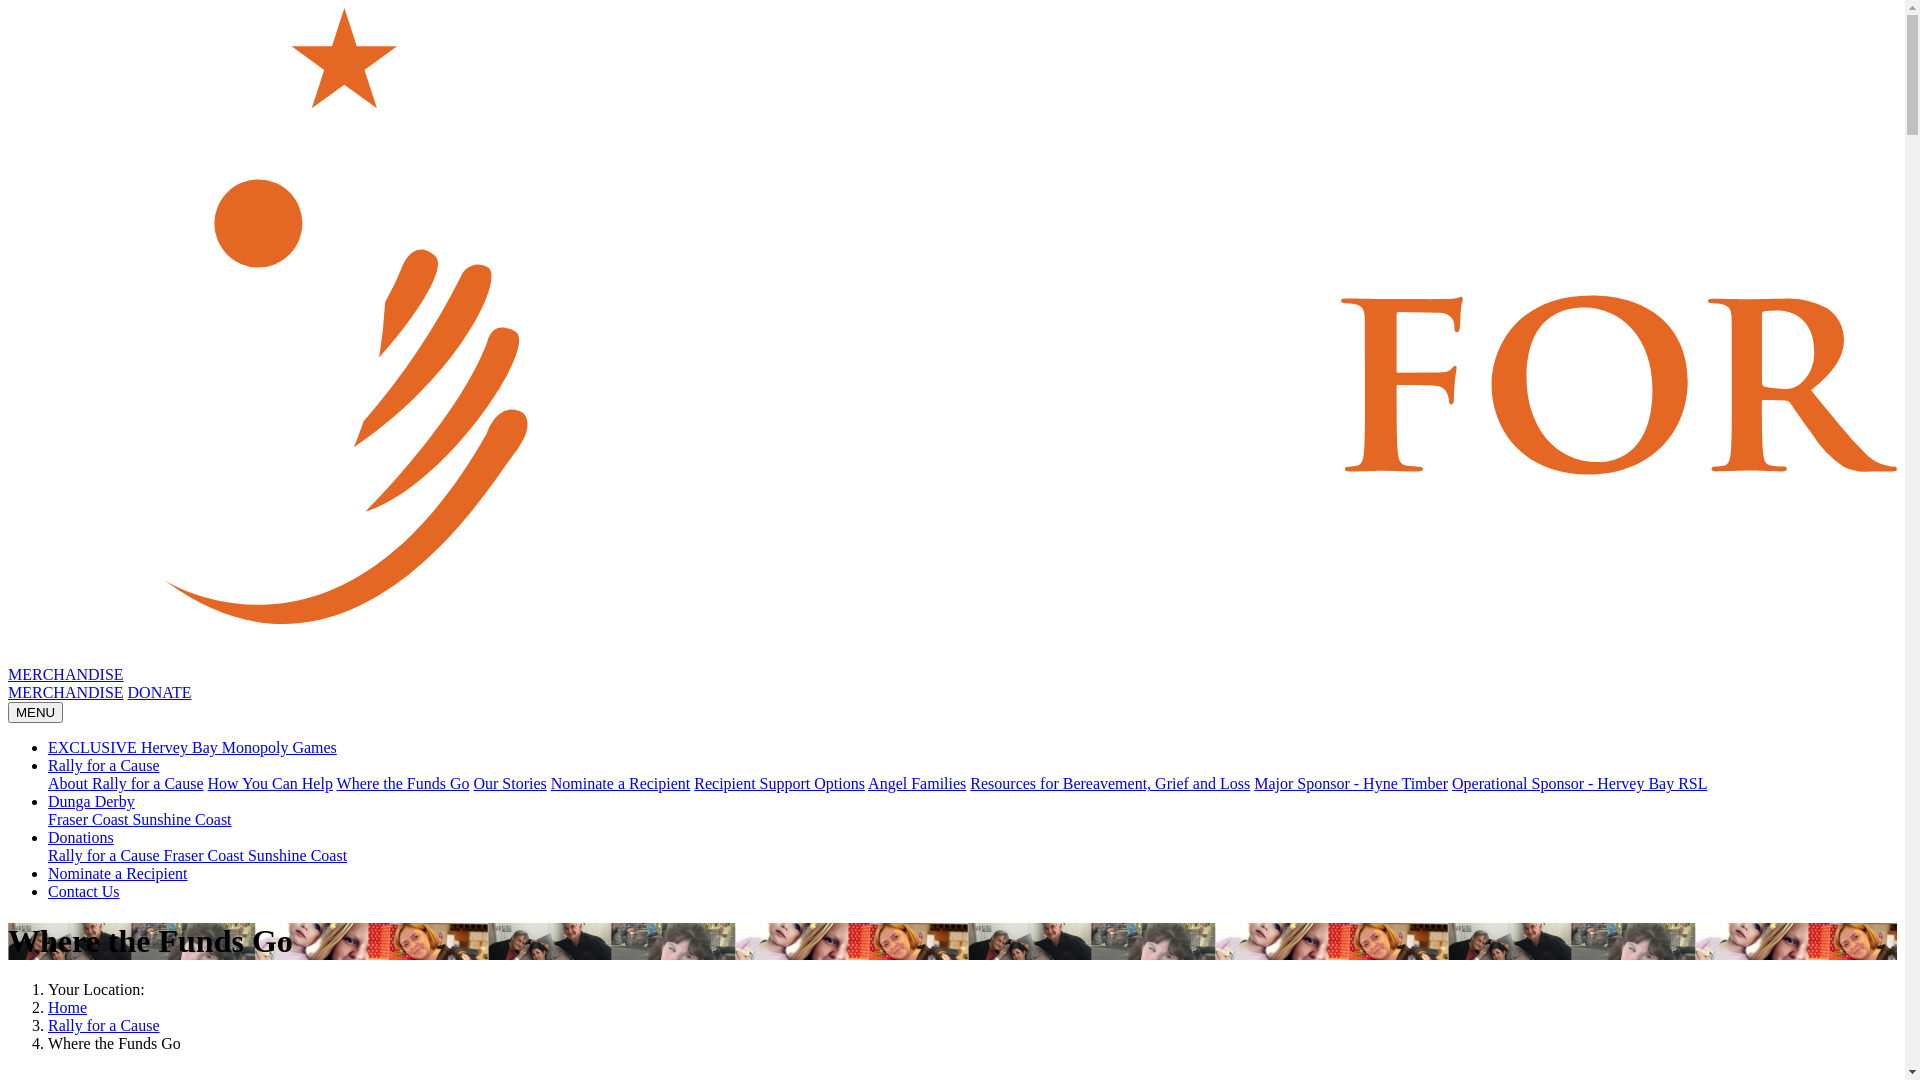  Describe the element at coordinates (551, 782) in the screenshot. I see `'Nominate a Recipient'` at that location.